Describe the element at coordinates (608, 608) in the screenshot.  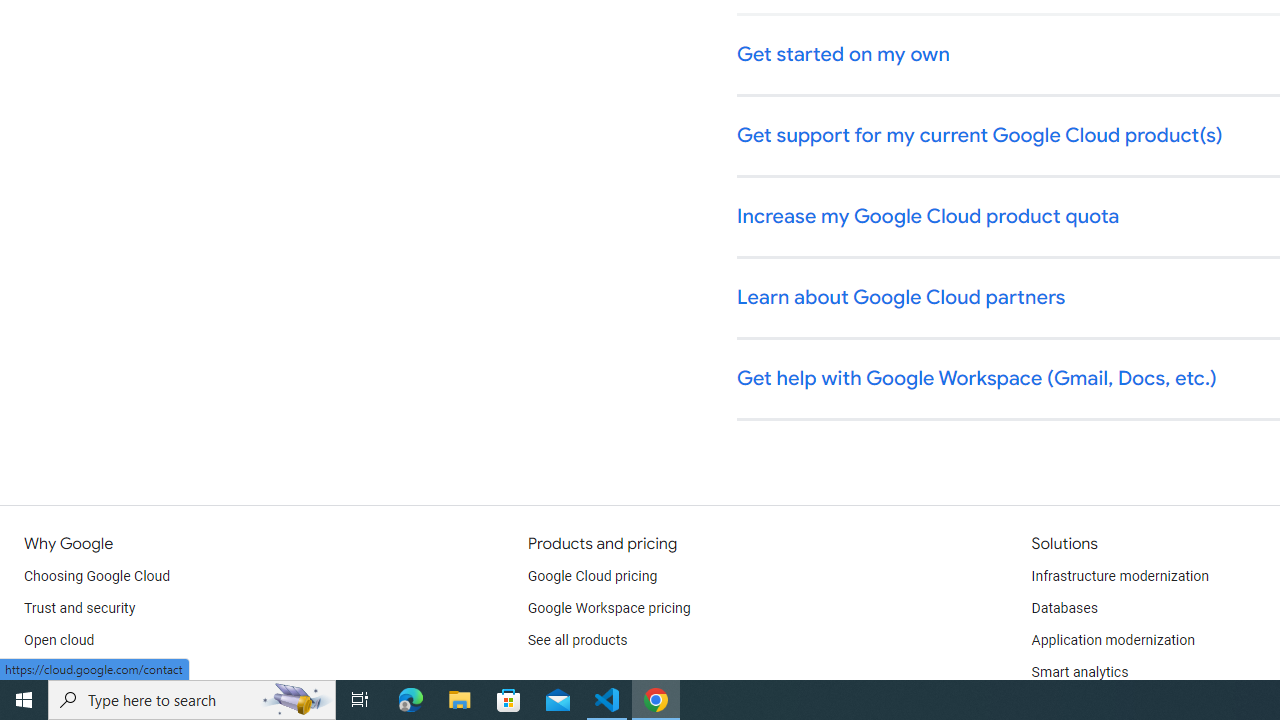
I see `'Google Workspace pricing'` at that location.